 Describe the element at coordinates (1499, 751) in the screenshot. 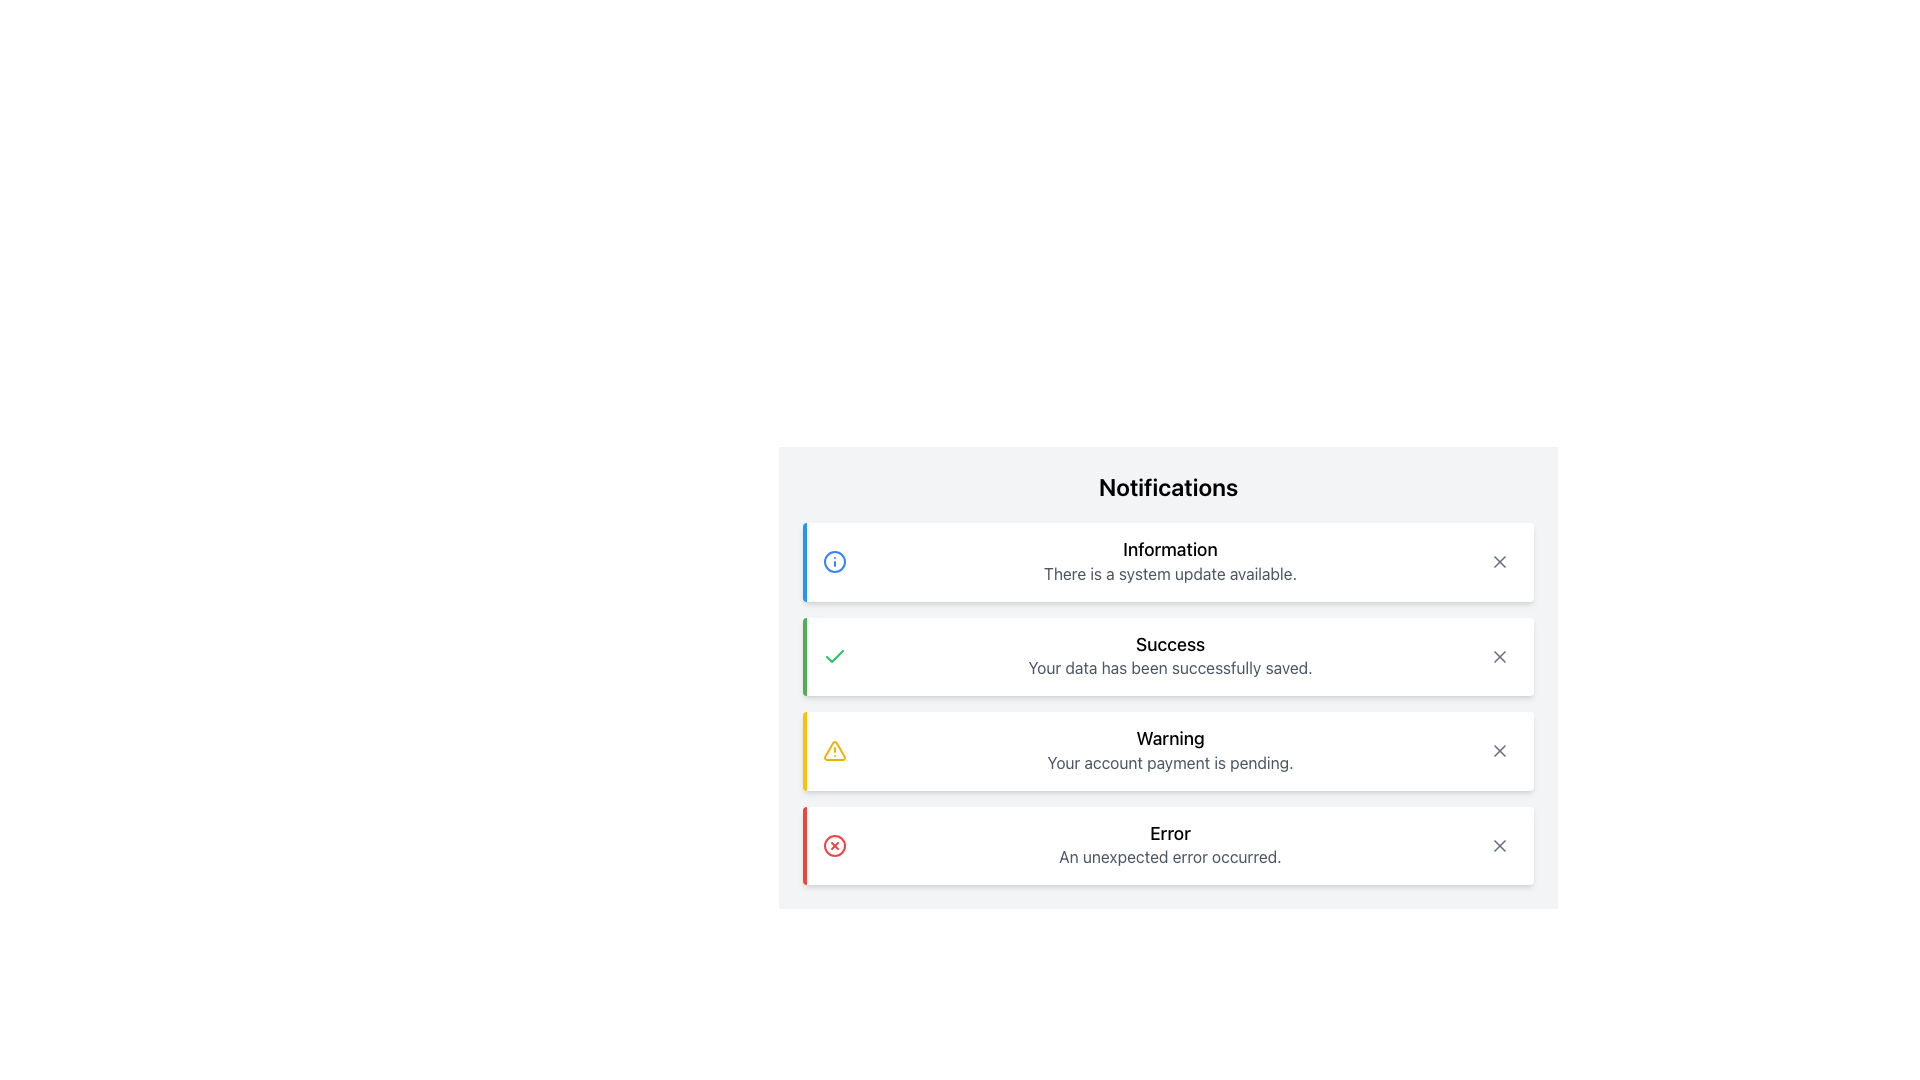

I see `the 'X' icon located within the third 'Warning' notification` at that location.